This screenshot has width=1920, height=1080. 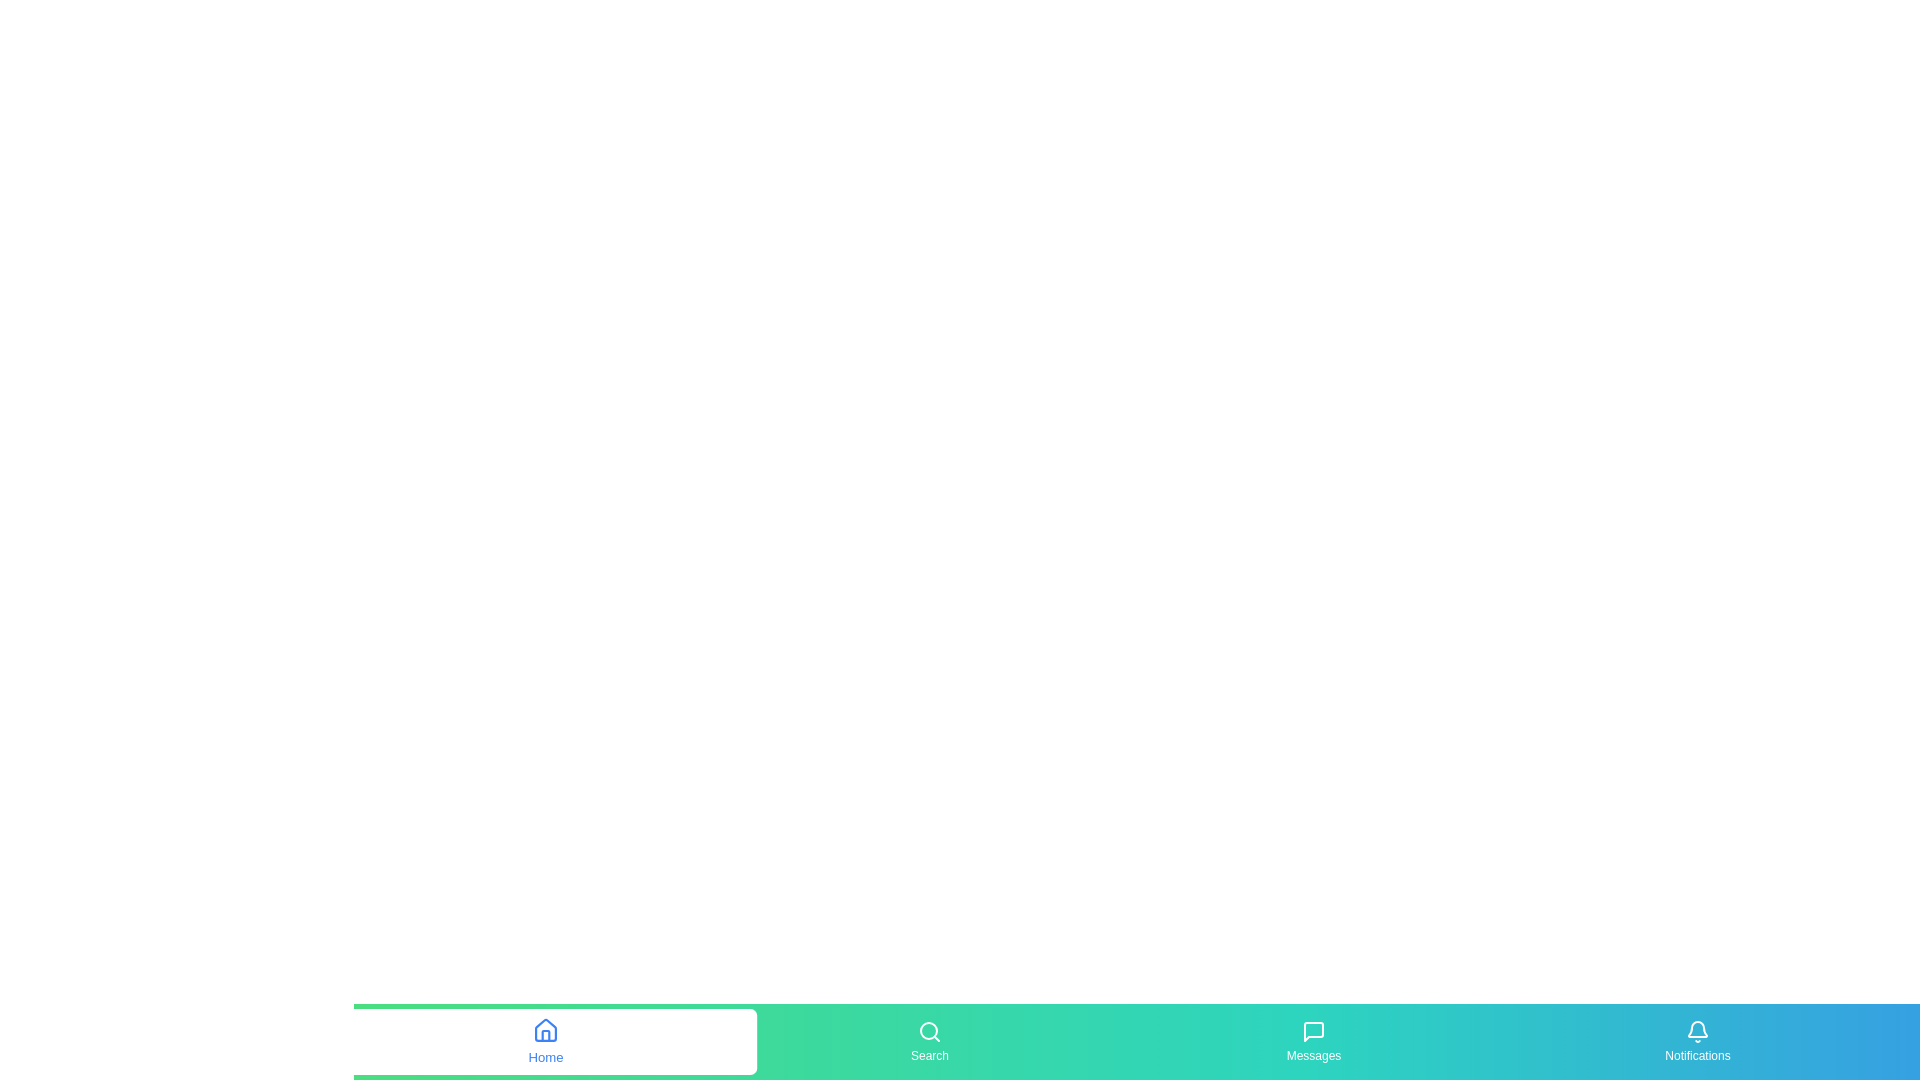 What do you see at coordinates (1697, 1040) in the screenshot?
I see `the Notifications tab by clicking the corresponding button` at bounding box center [1697, 1040].